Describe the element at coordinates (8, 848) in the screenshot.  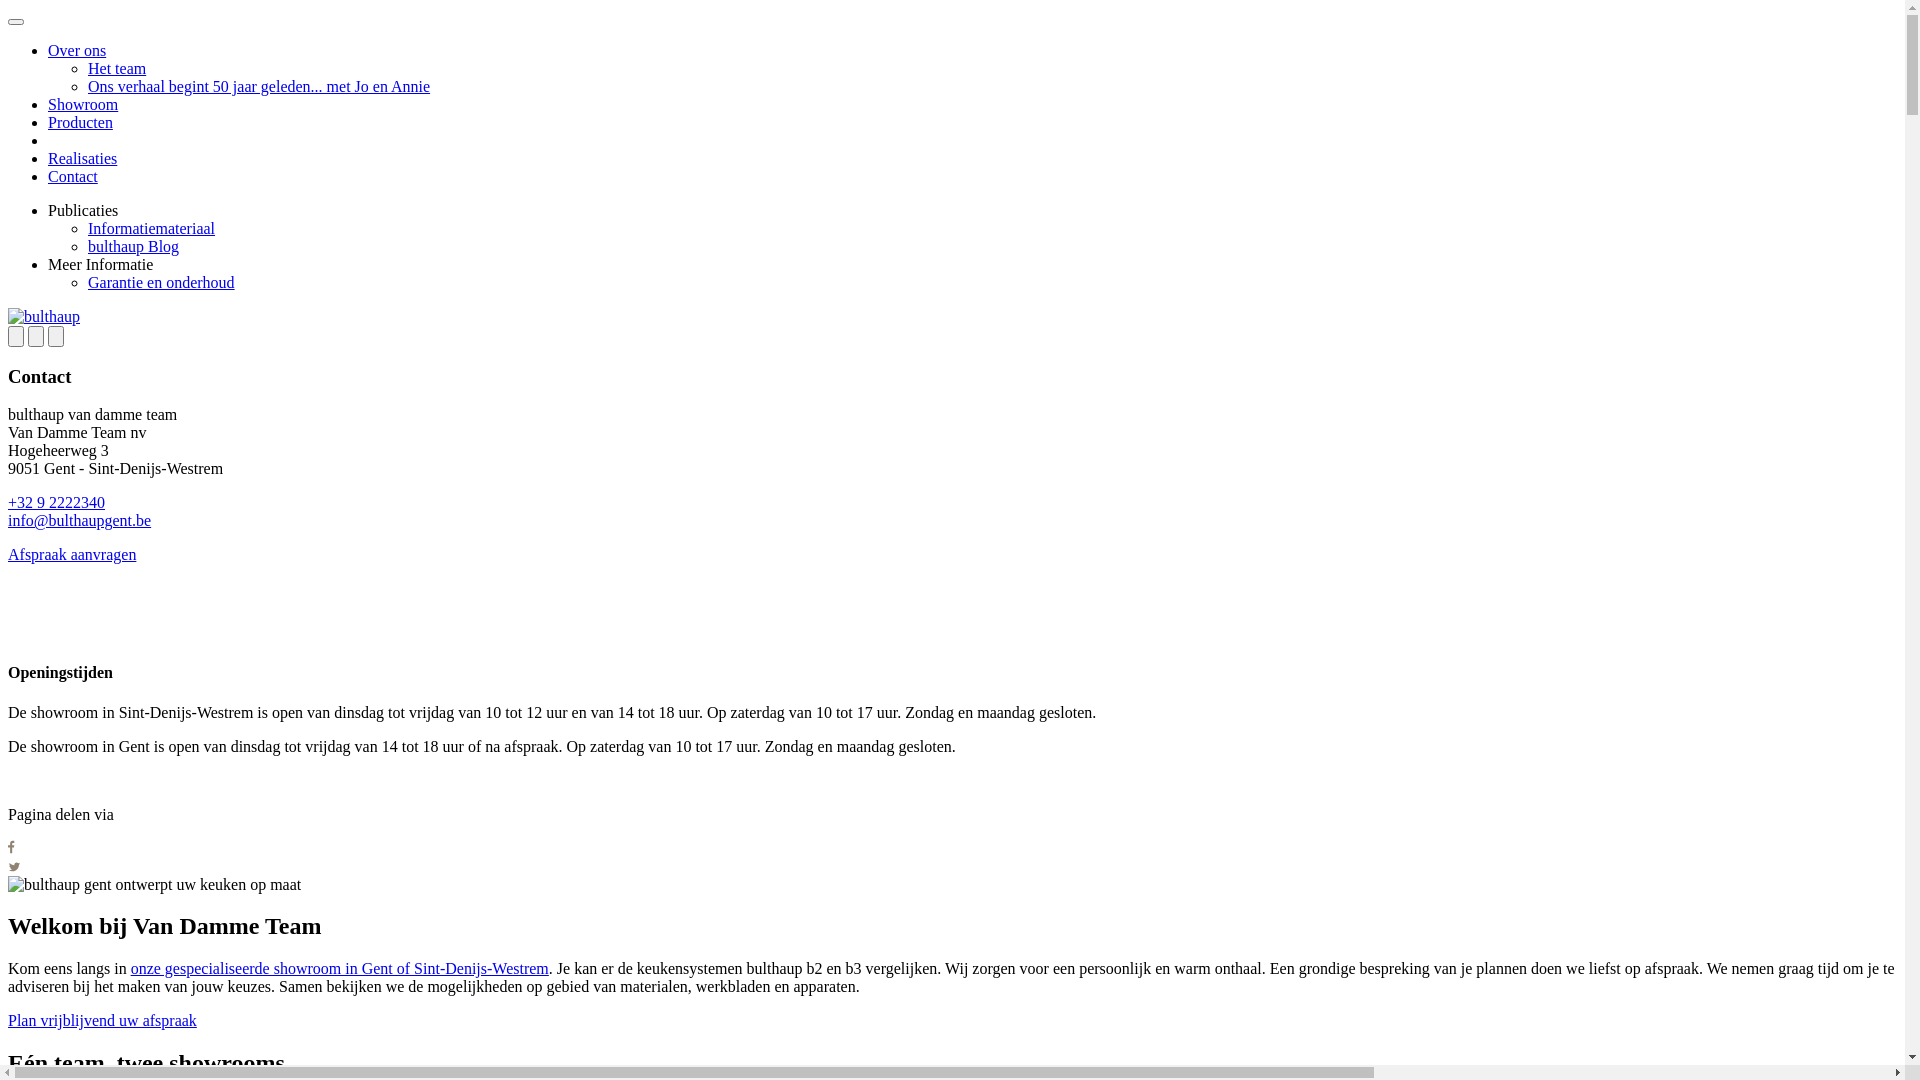
I see `'share on facebook'` at that location.